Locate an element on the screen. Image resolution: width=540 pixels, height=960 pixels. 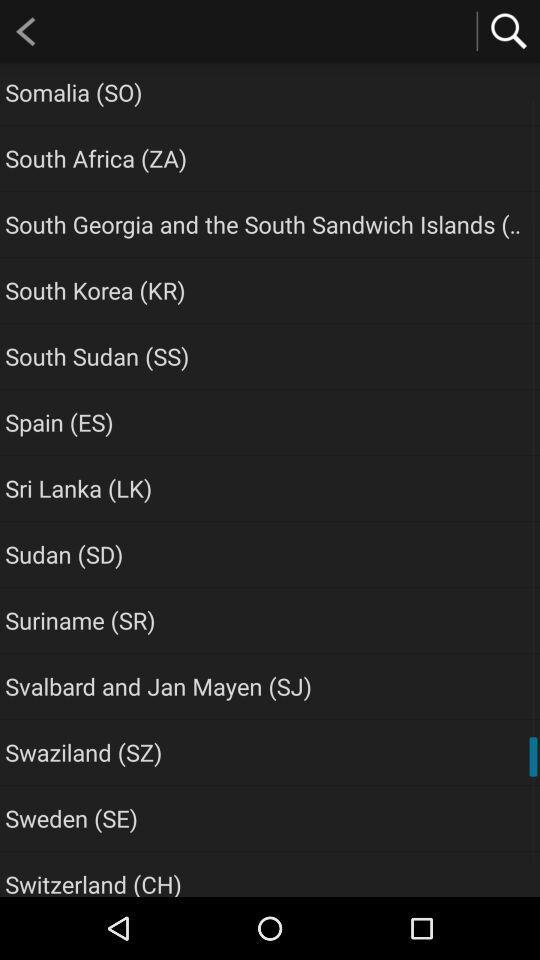
south sudan (ss) is located at coordinates (96, 356).